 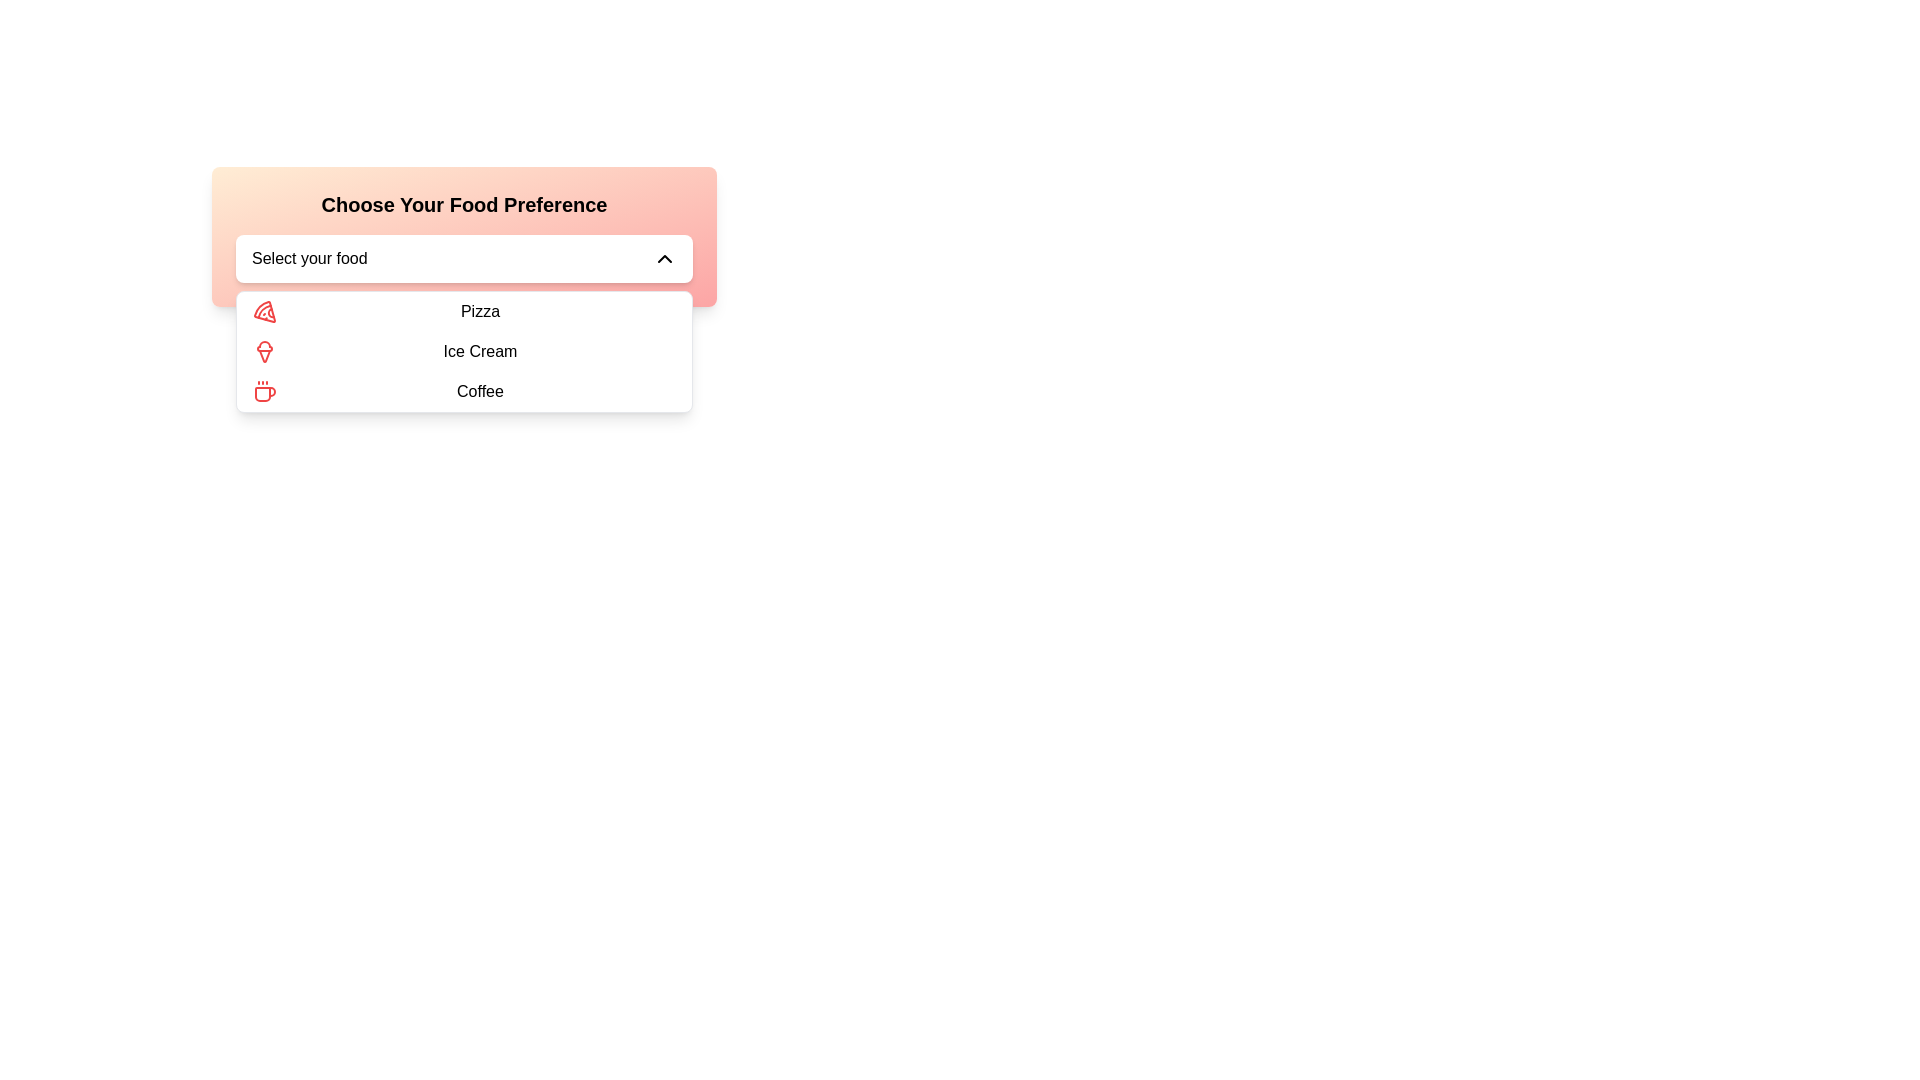 I want to click on the text label in the second row of the dropdown menu, which is centered beneath the title 'Choose Your Food Preference', so click(x=480, y=350).